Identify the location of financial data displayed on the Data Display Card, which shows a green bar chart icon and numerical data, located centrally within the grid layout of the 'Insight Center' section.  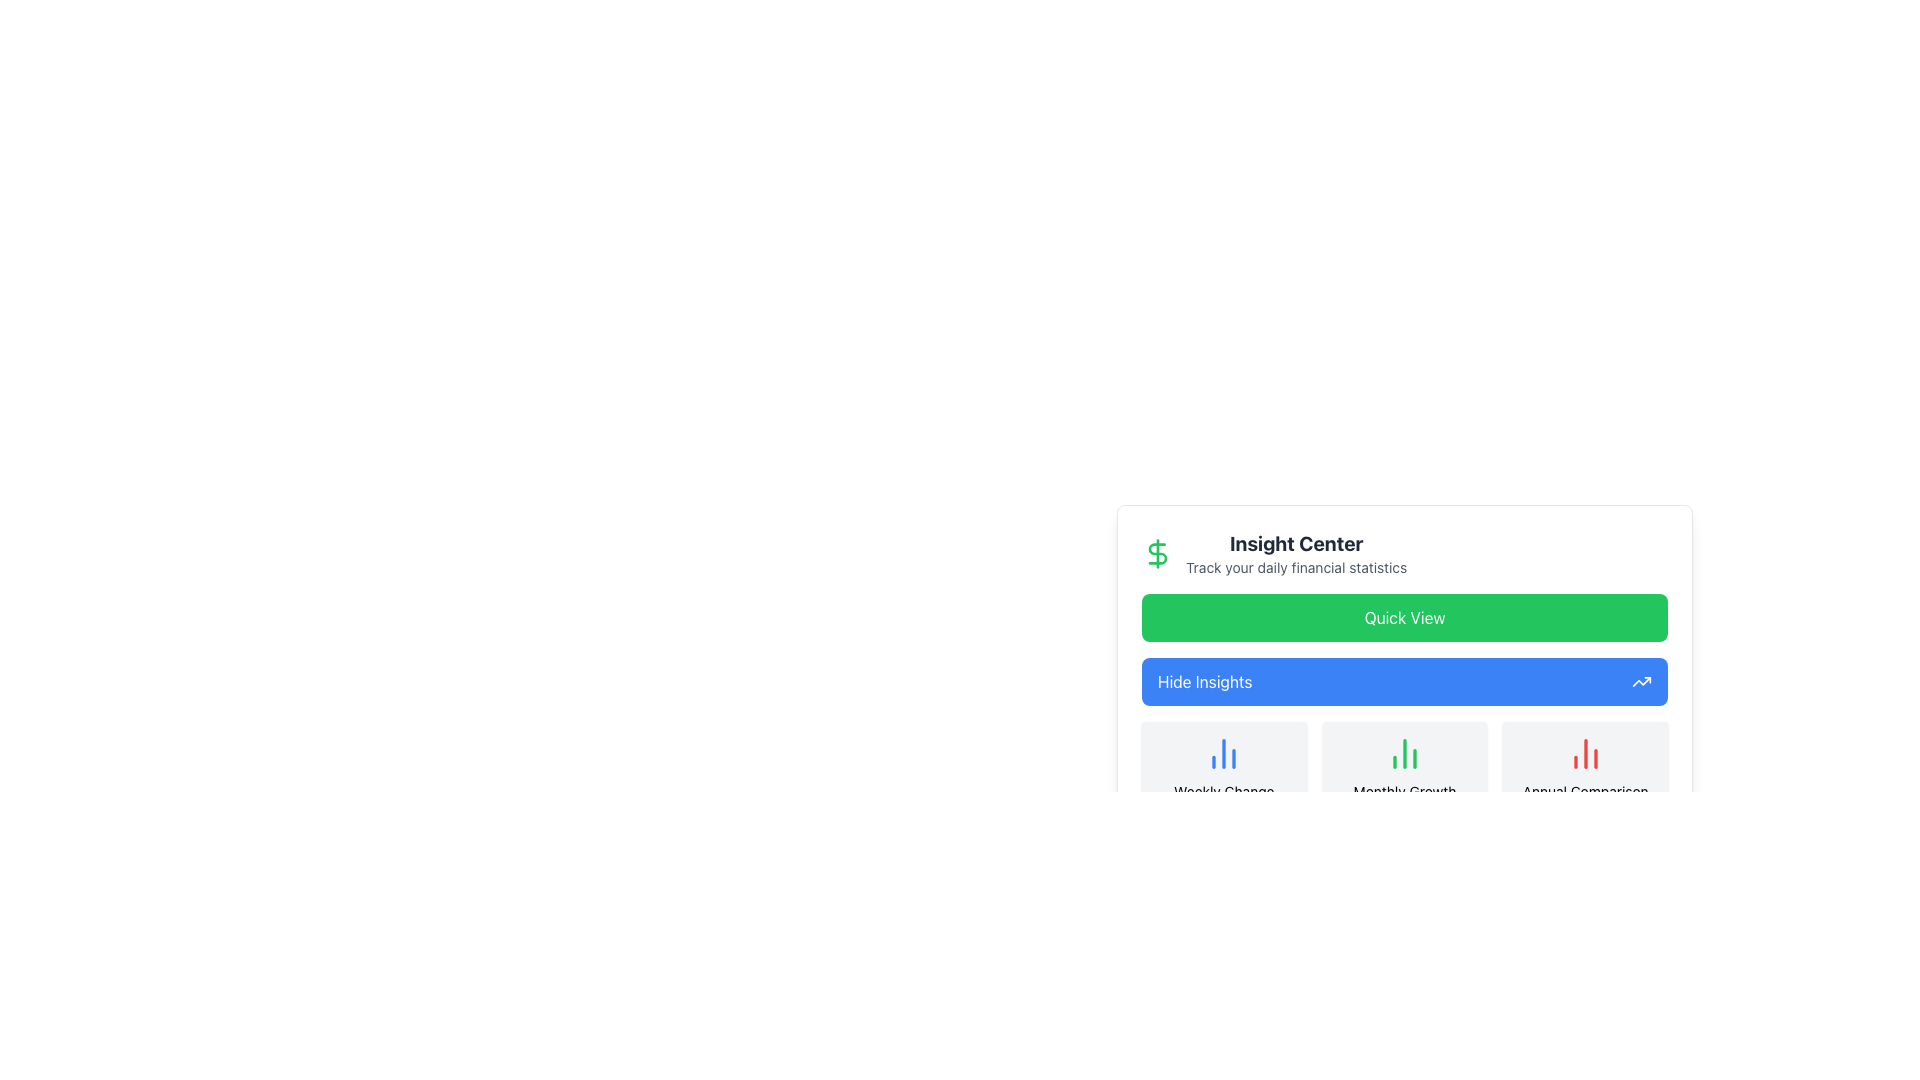
(1404, 782).